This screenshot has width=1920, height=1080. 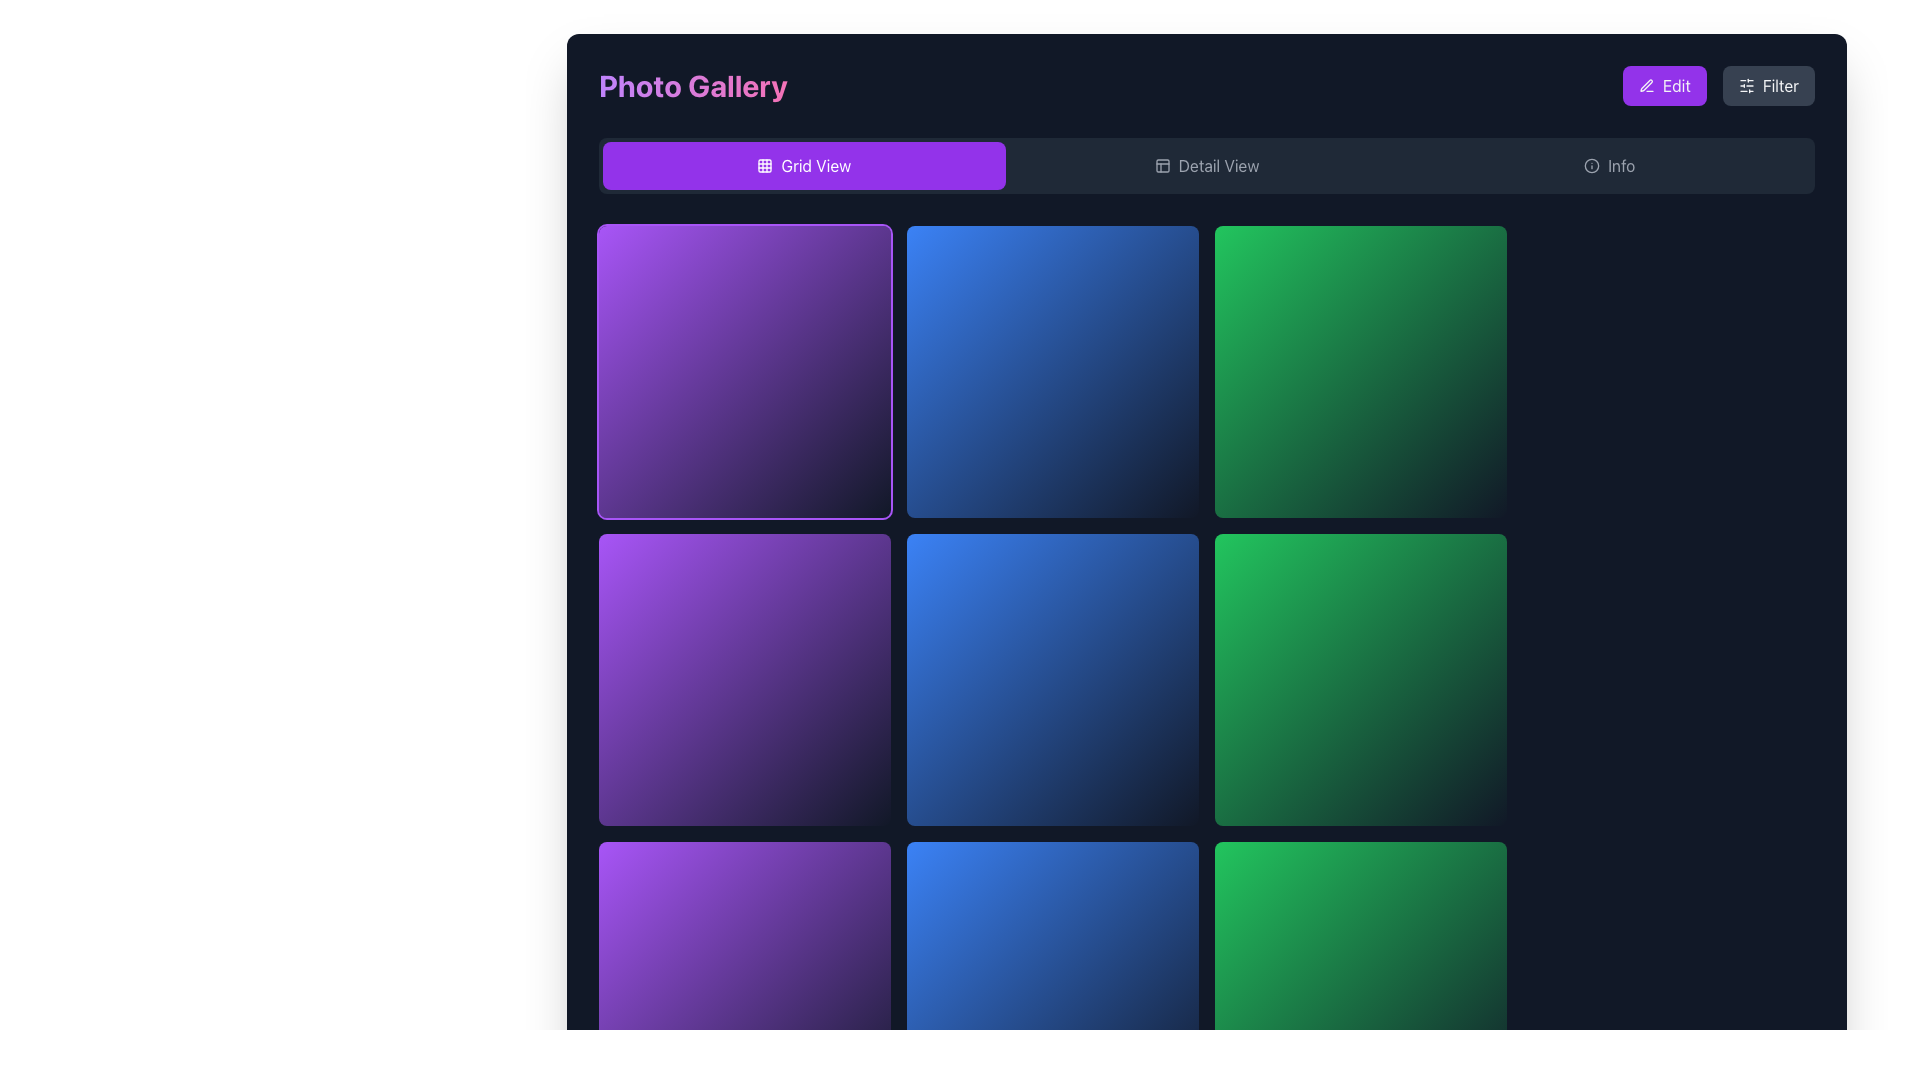 What do you see at coordinates (1646, 84) in the screenshot?
I see `the pen icon located in the top-right corner of the application interface, which symbolizes the 'Edit' functionality` at bounding box center [1646, 84].